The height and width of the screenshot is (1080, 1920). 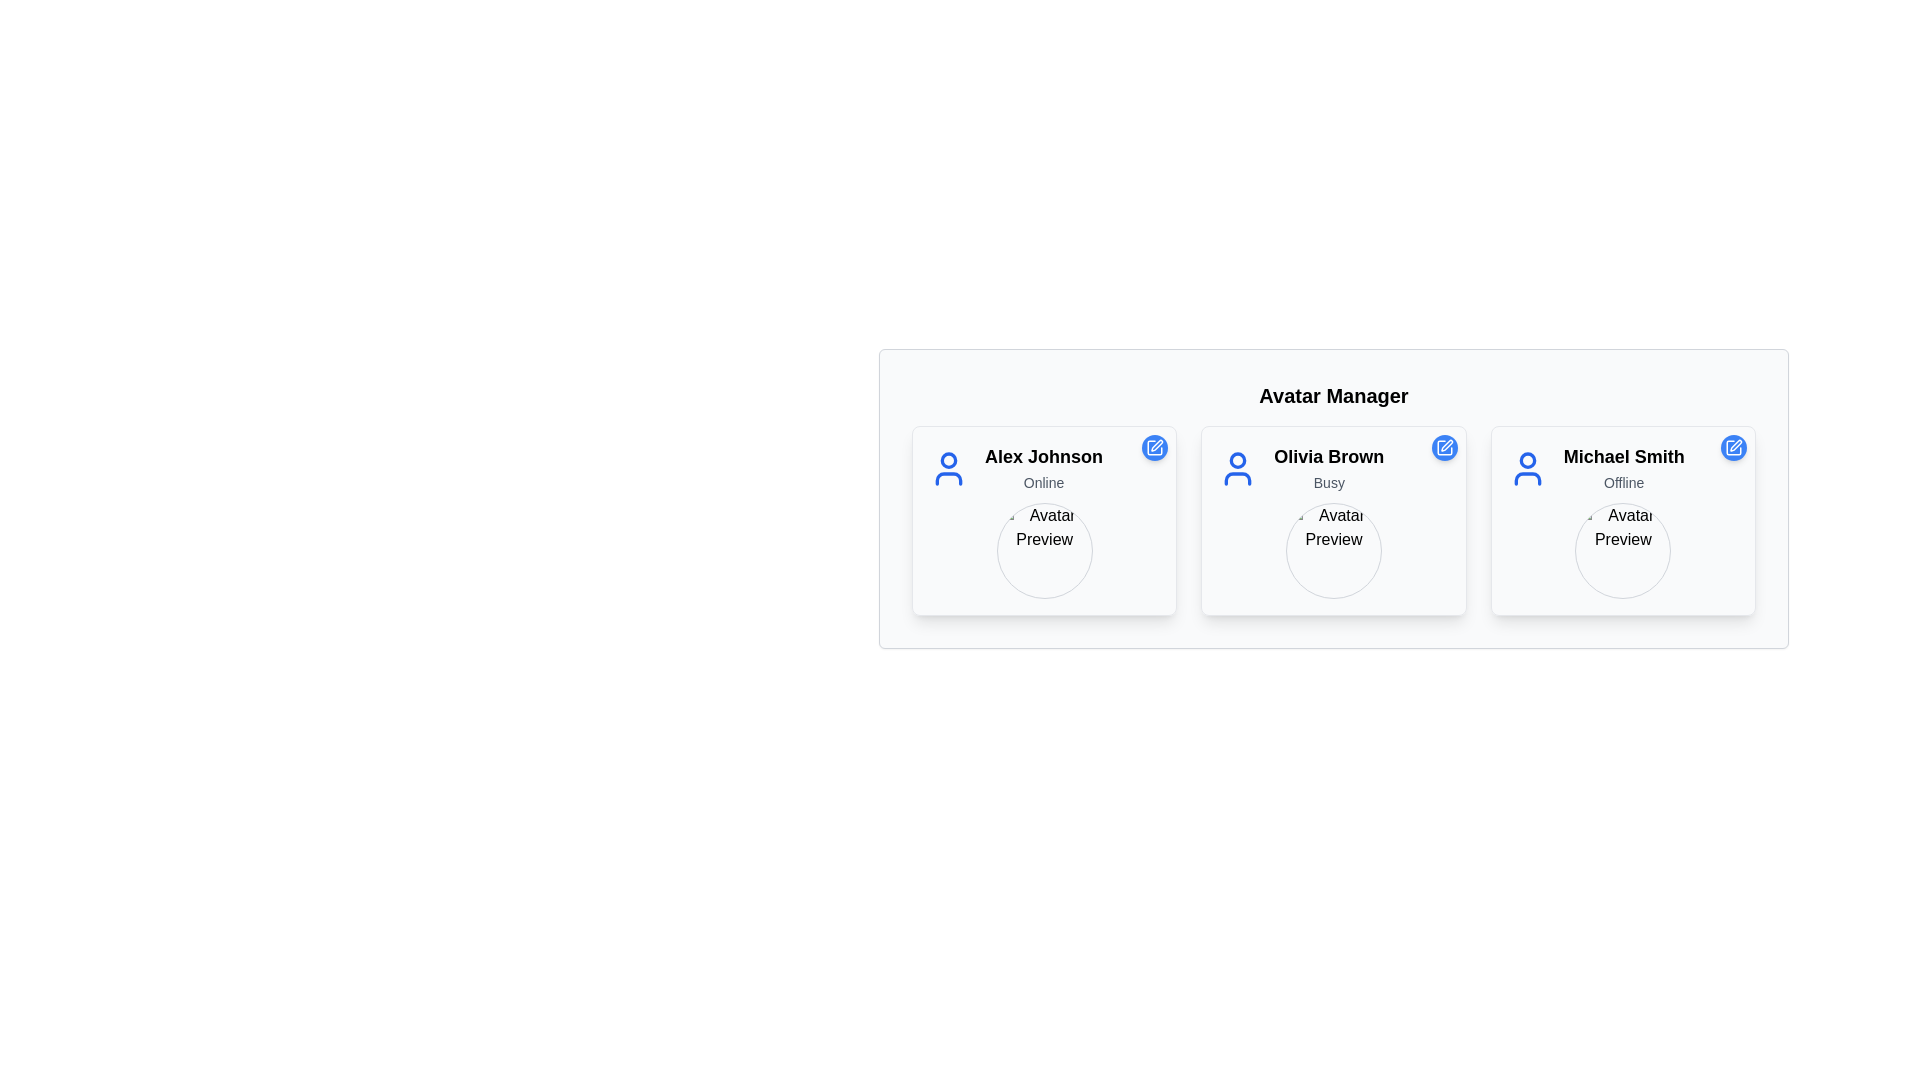 I want to click on the circular blue button containing the edit icon for Olivia Brown's profile, so click(x=1444, y=446).